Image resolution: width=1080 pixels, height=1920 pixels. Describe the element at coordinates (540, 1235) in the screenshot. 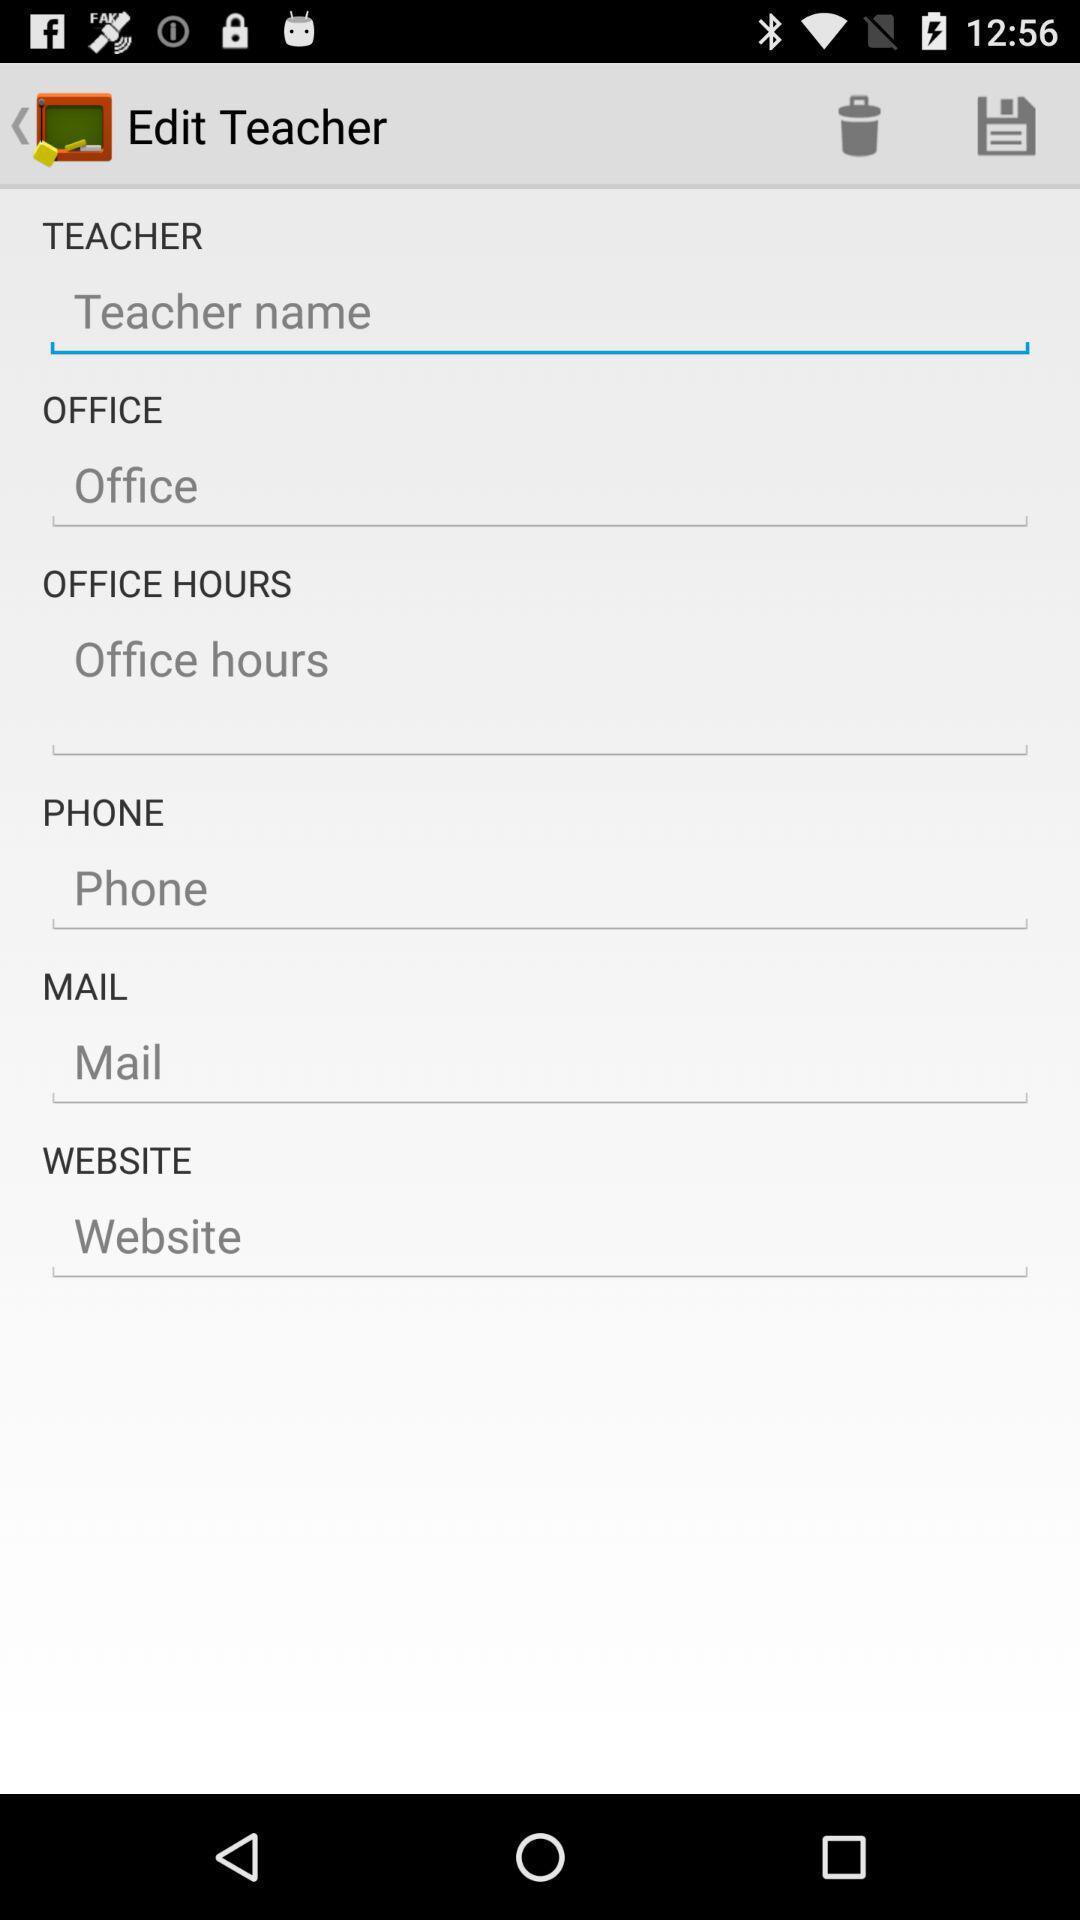

I see `website` at that location.